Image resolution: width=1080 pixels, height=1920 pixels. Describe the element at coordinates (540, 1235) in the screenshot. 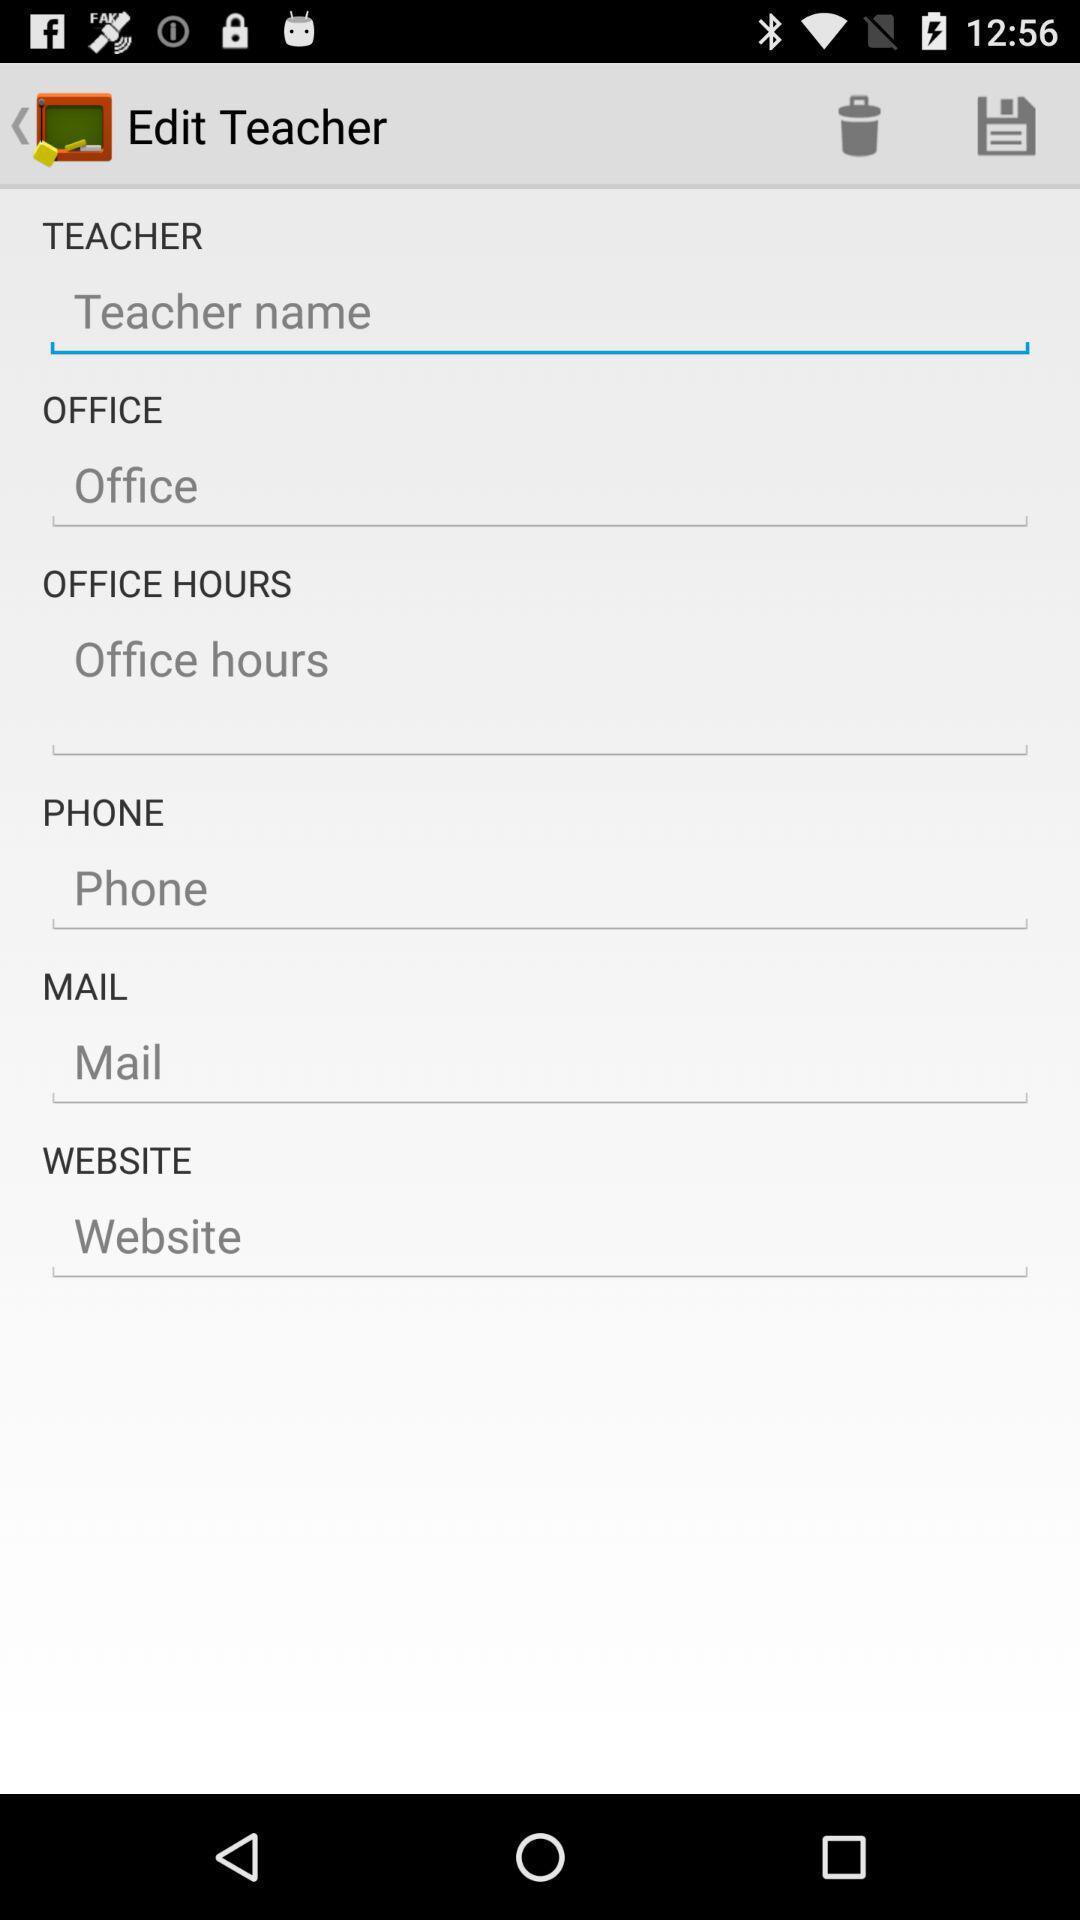

I see `website` at that location.